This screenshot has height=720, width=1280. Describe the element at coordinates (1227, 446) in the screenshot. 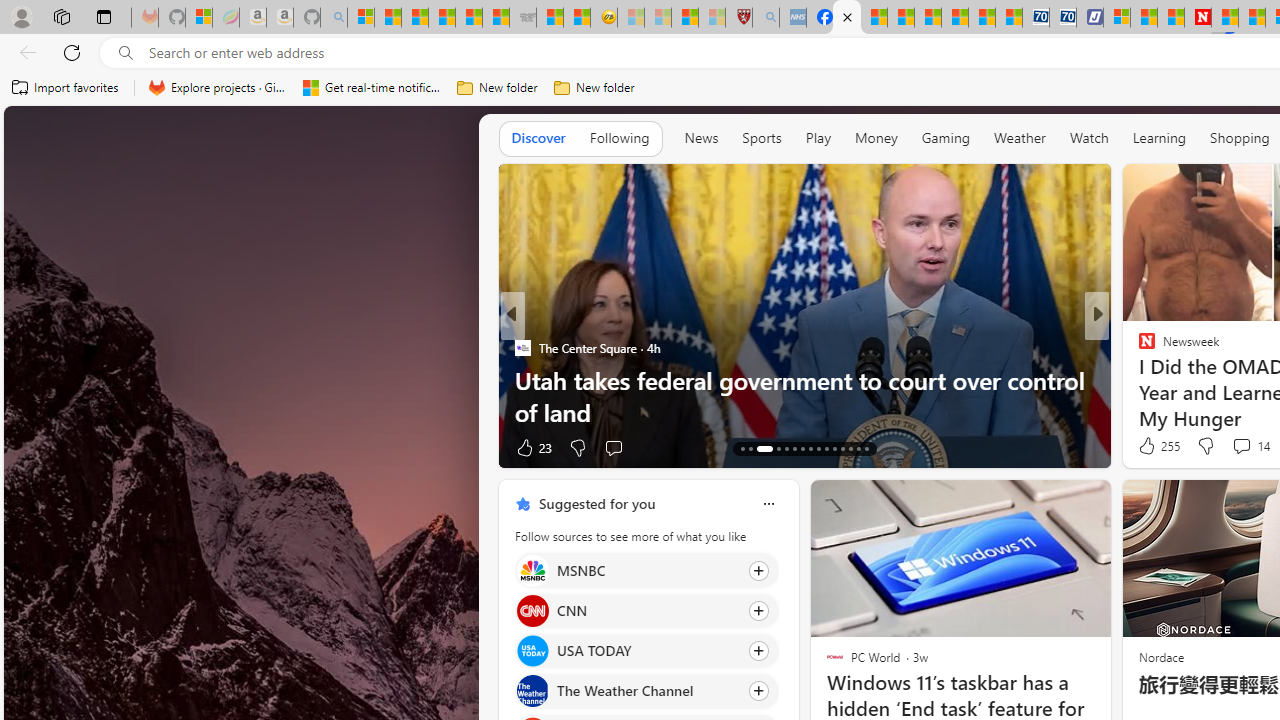

I see `'View comments 228 Comment'` at that location.